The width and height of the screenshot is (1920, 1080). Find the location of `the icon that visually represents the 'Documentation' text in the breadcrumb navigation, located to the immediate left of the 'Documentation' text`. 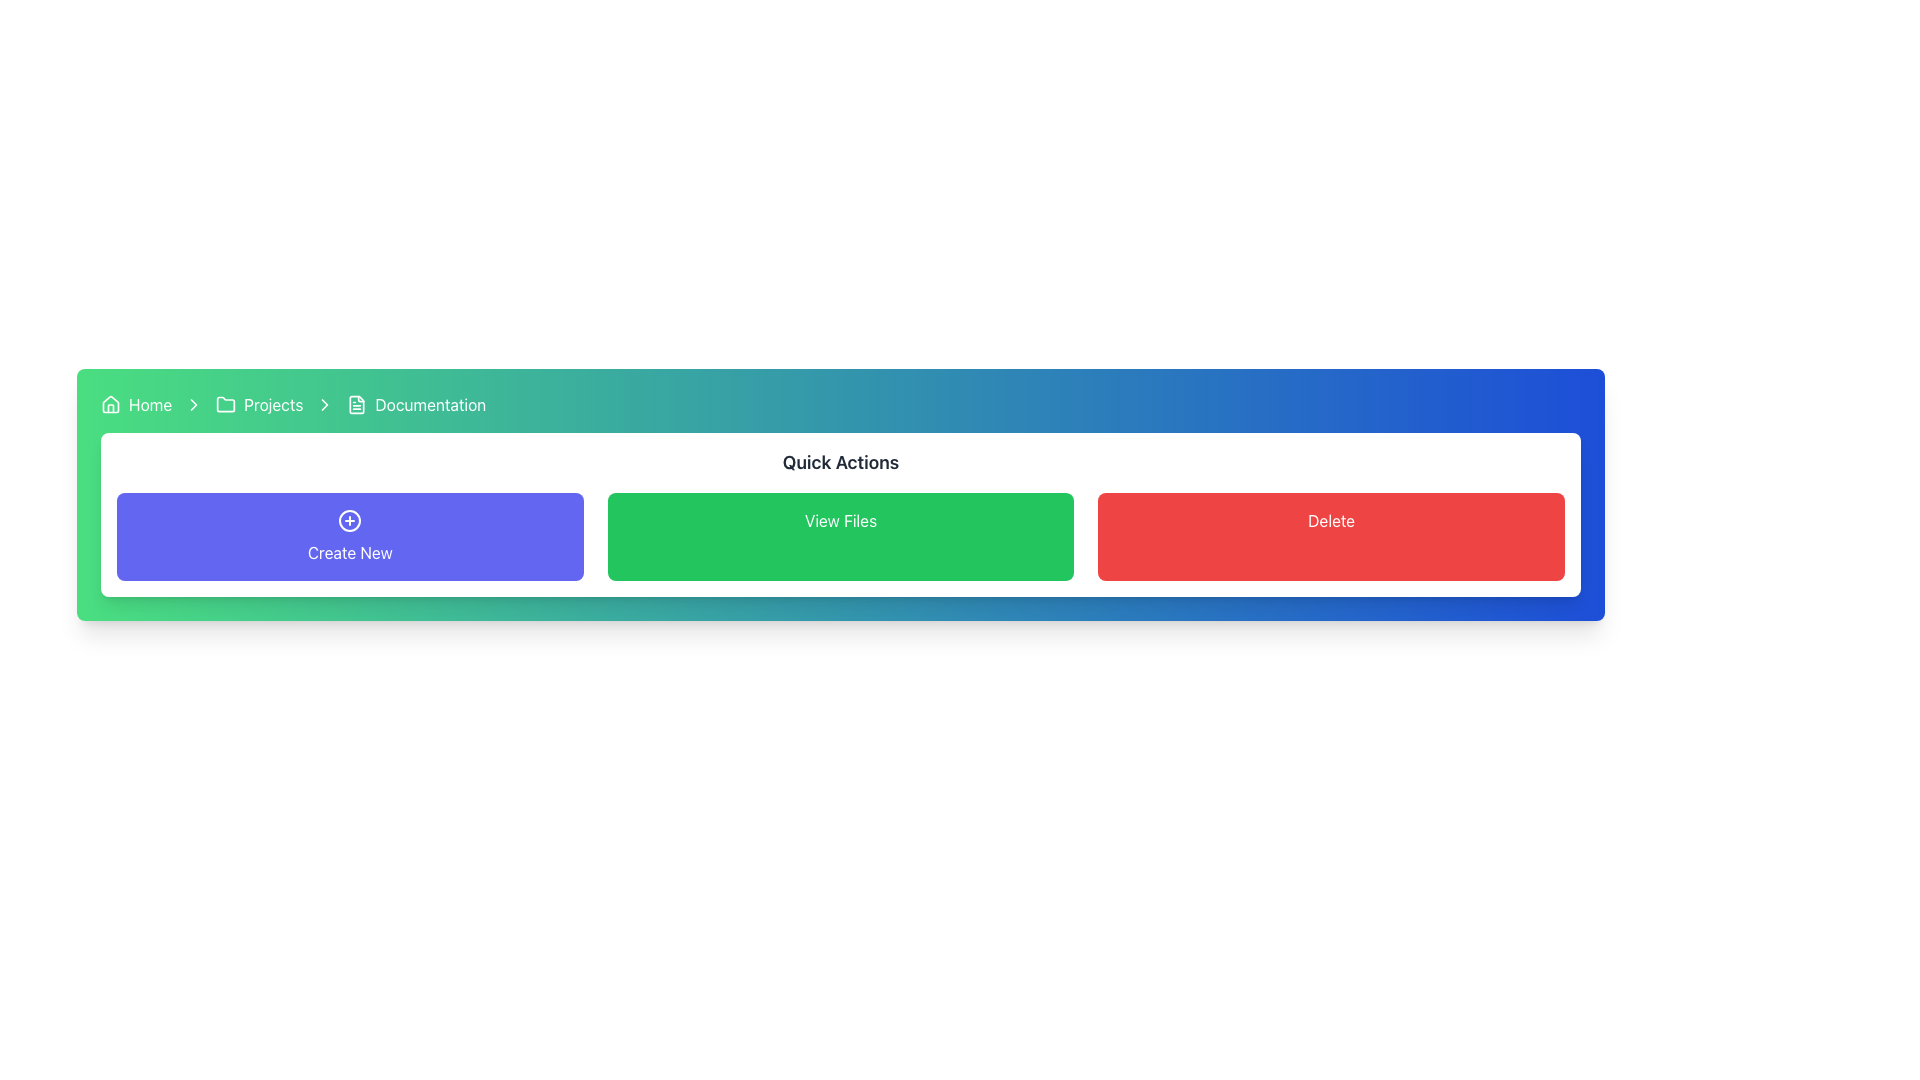

the icon that visually represents the 'Documentation' text in the breadcrumb navigation, located to the immediate left of the 'Documentation' text is located at coordinates (357, 405).